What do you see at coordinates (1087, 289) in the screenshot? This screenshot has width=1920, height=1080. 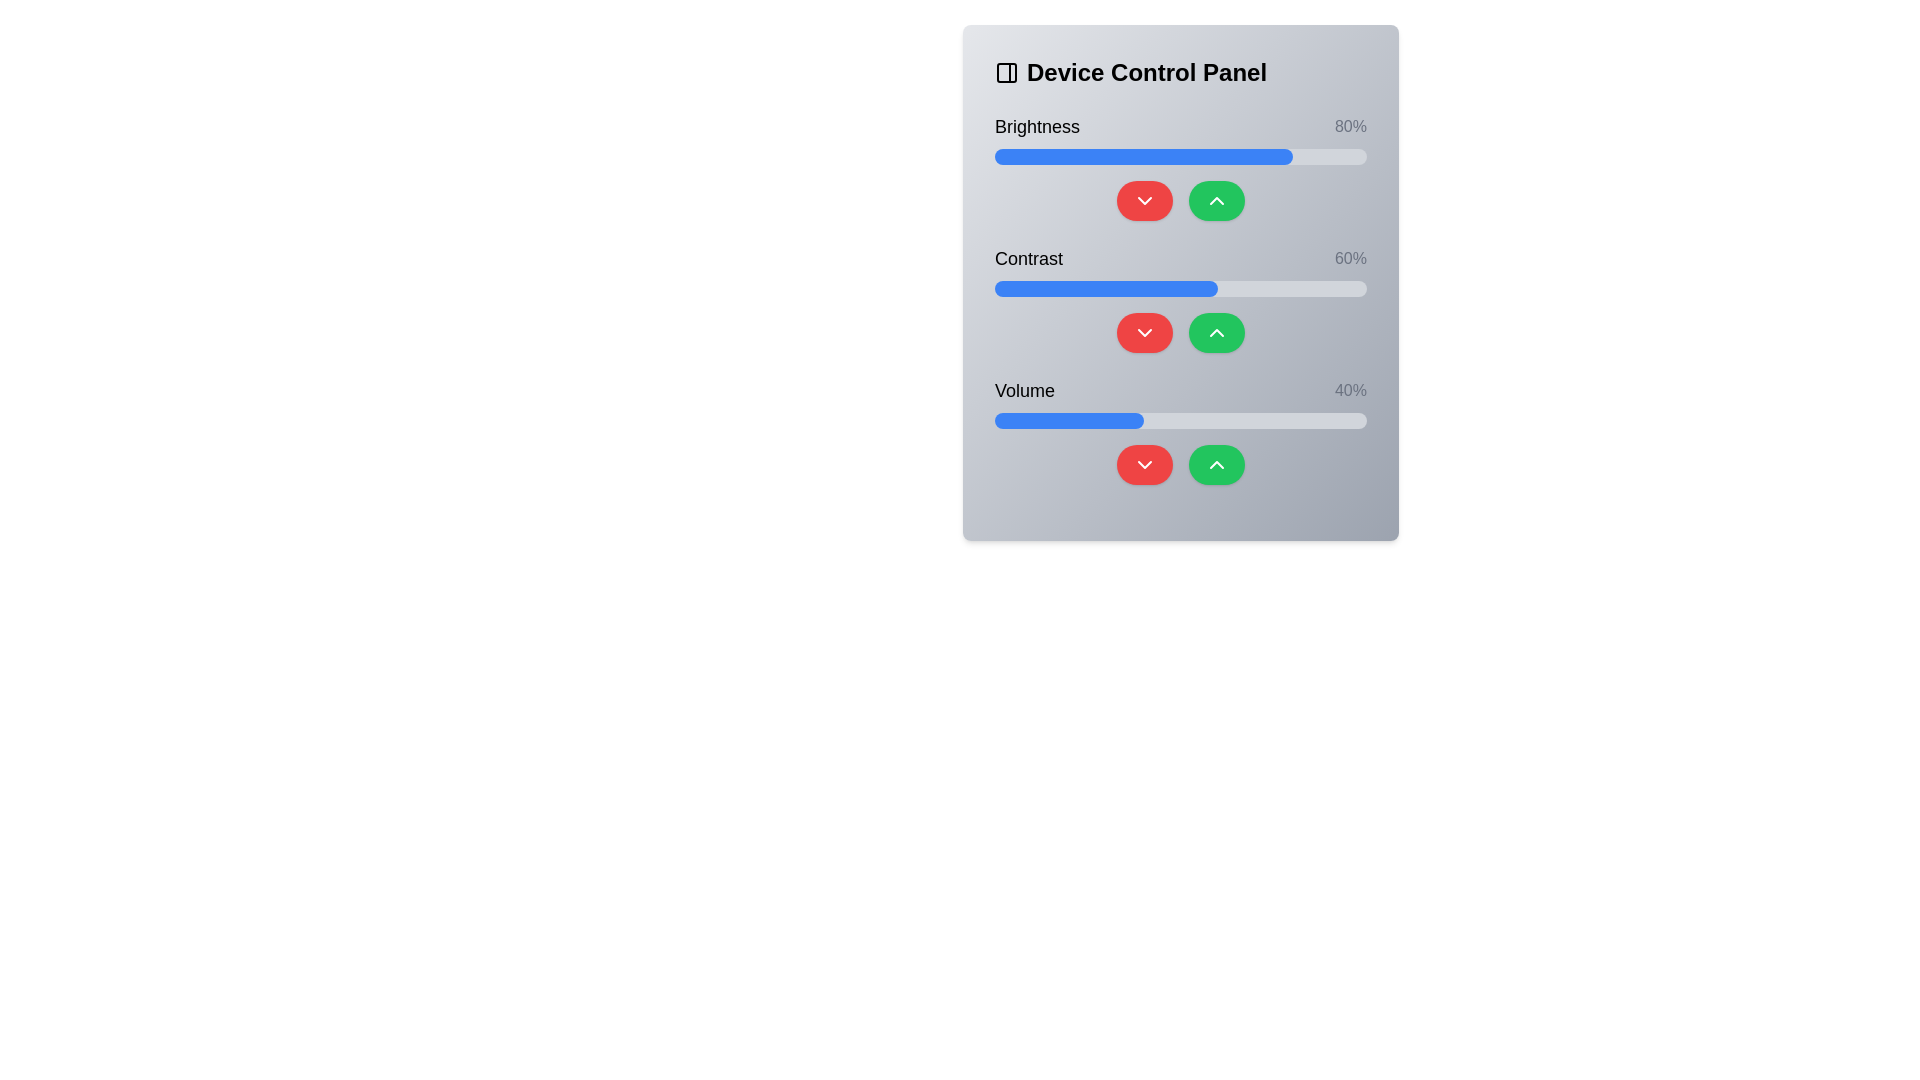 I see `the contrast level` at bounding box center [1087, 289].